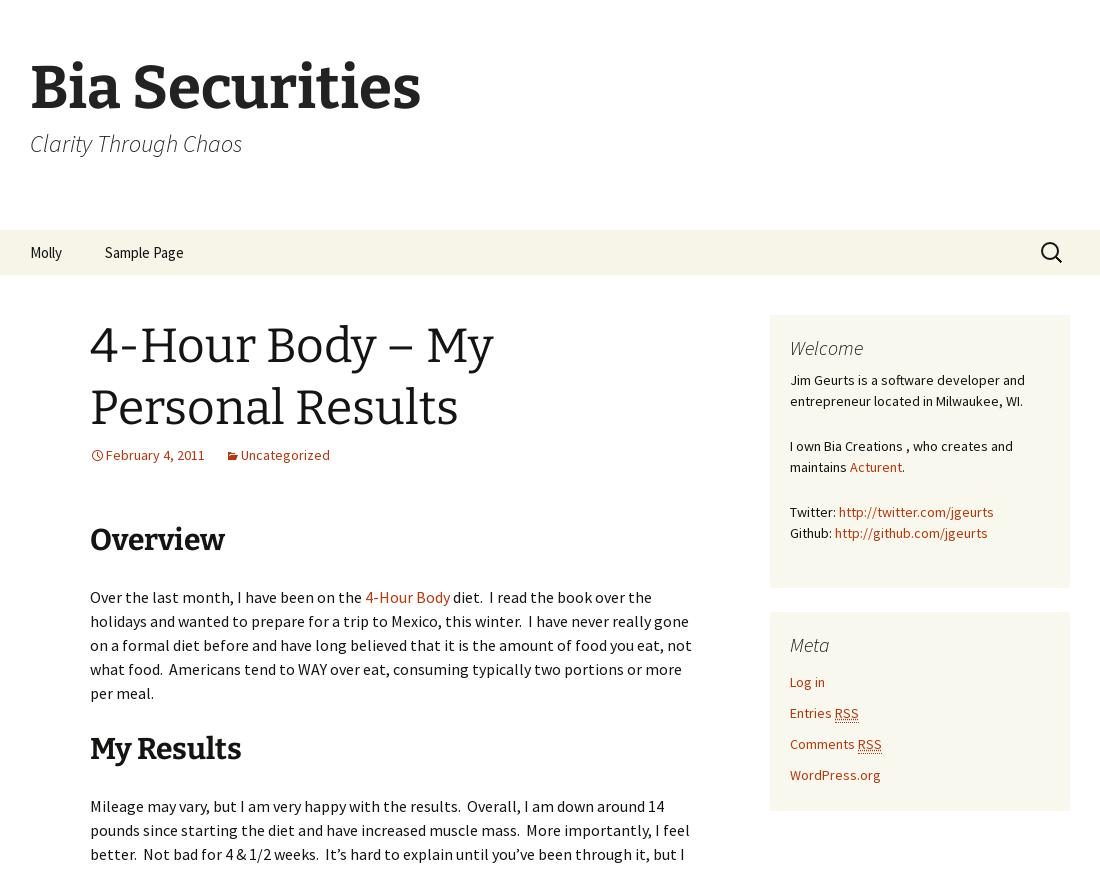  Describe the element at coordinates (89, 375) in the screenshot. I see `'4-Hour Body – My Personal Results'` at that location.